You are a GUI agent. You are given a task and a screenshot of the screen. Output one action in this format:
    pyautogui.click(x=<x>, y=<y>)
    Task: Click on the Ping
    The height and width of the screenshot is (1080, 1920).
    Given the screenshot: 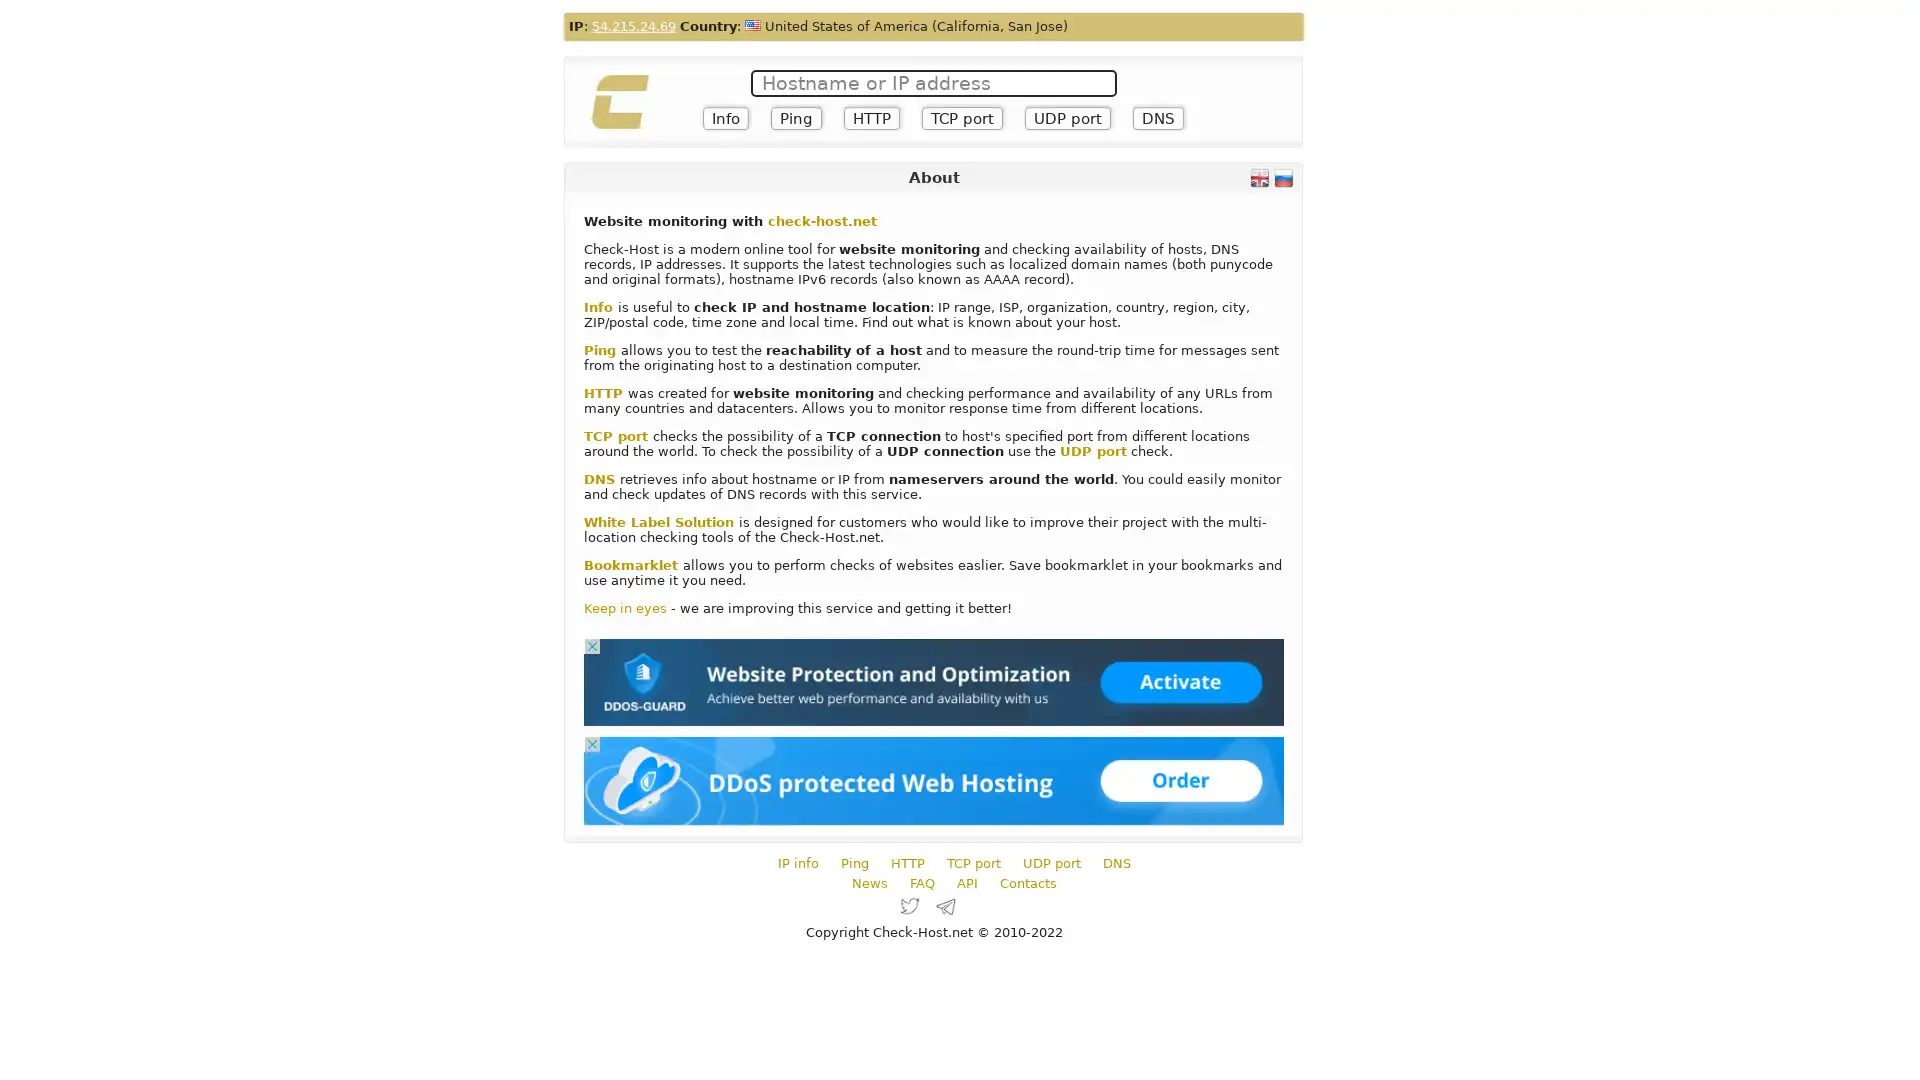 What is the action you would take?
    pyautogui.click(x=794, y=118)
    